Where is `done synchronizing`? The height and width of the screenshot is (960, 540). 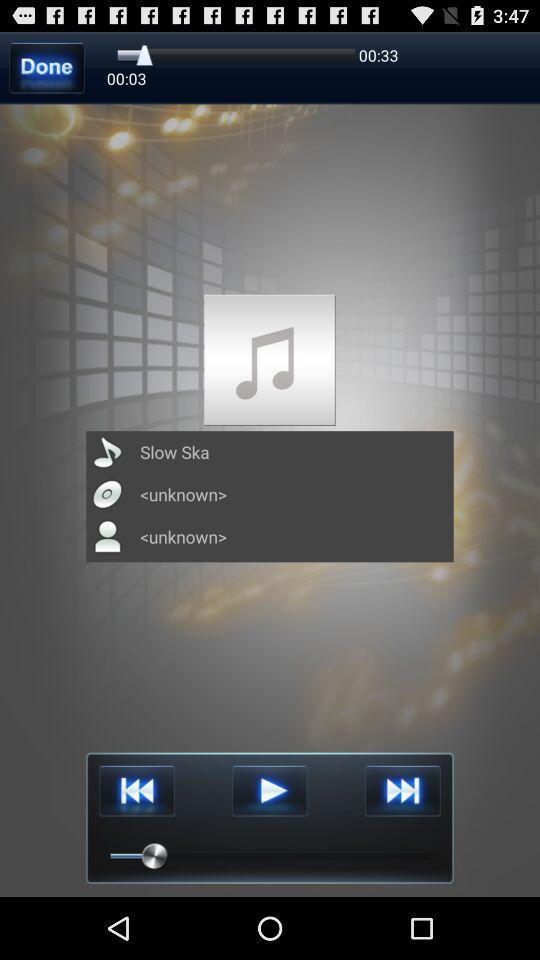
done synchronizing is located at coordinates (47, 67).